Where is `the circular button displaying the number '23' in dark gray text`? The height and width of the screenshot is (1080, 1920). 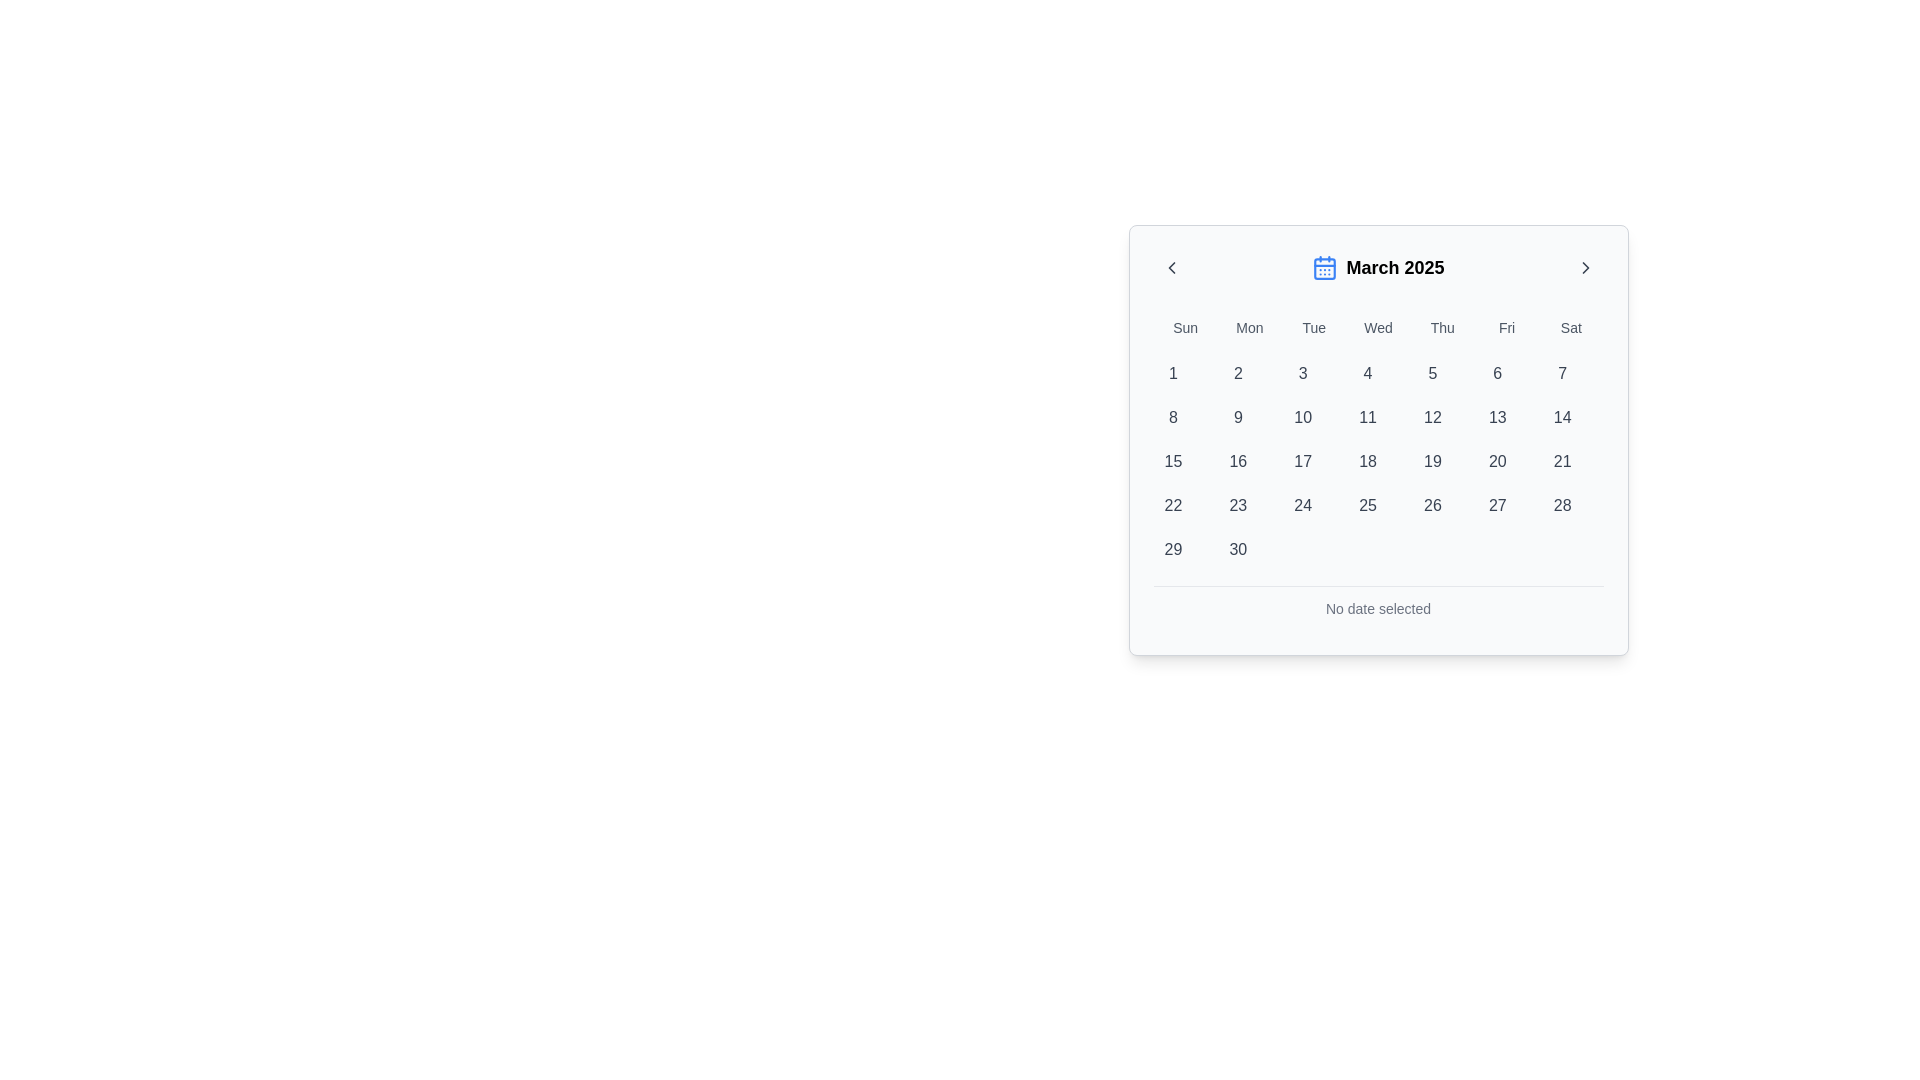
the circular button displaying the number '23' in dark gray text is located at coordinates (1237, 504).